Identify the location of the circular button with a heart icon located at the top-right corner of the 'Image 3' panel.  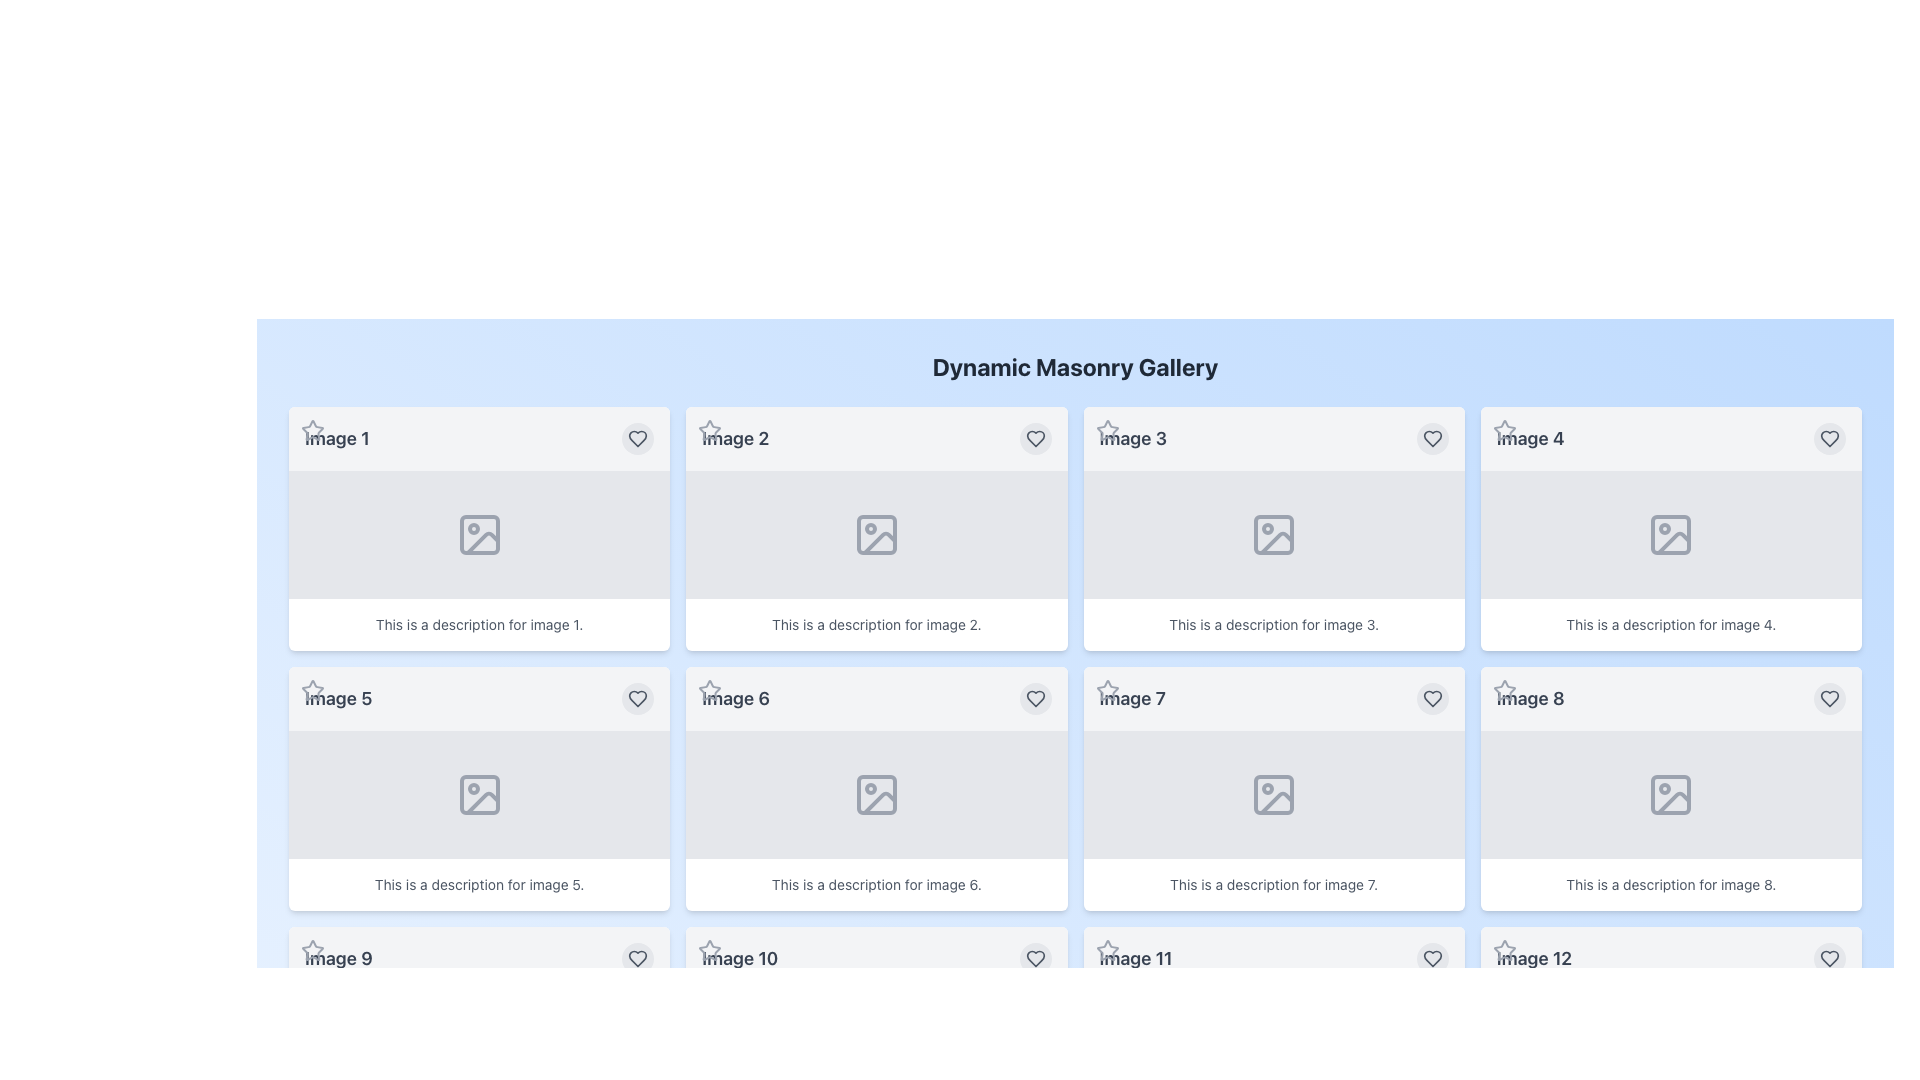
(1431, 438).